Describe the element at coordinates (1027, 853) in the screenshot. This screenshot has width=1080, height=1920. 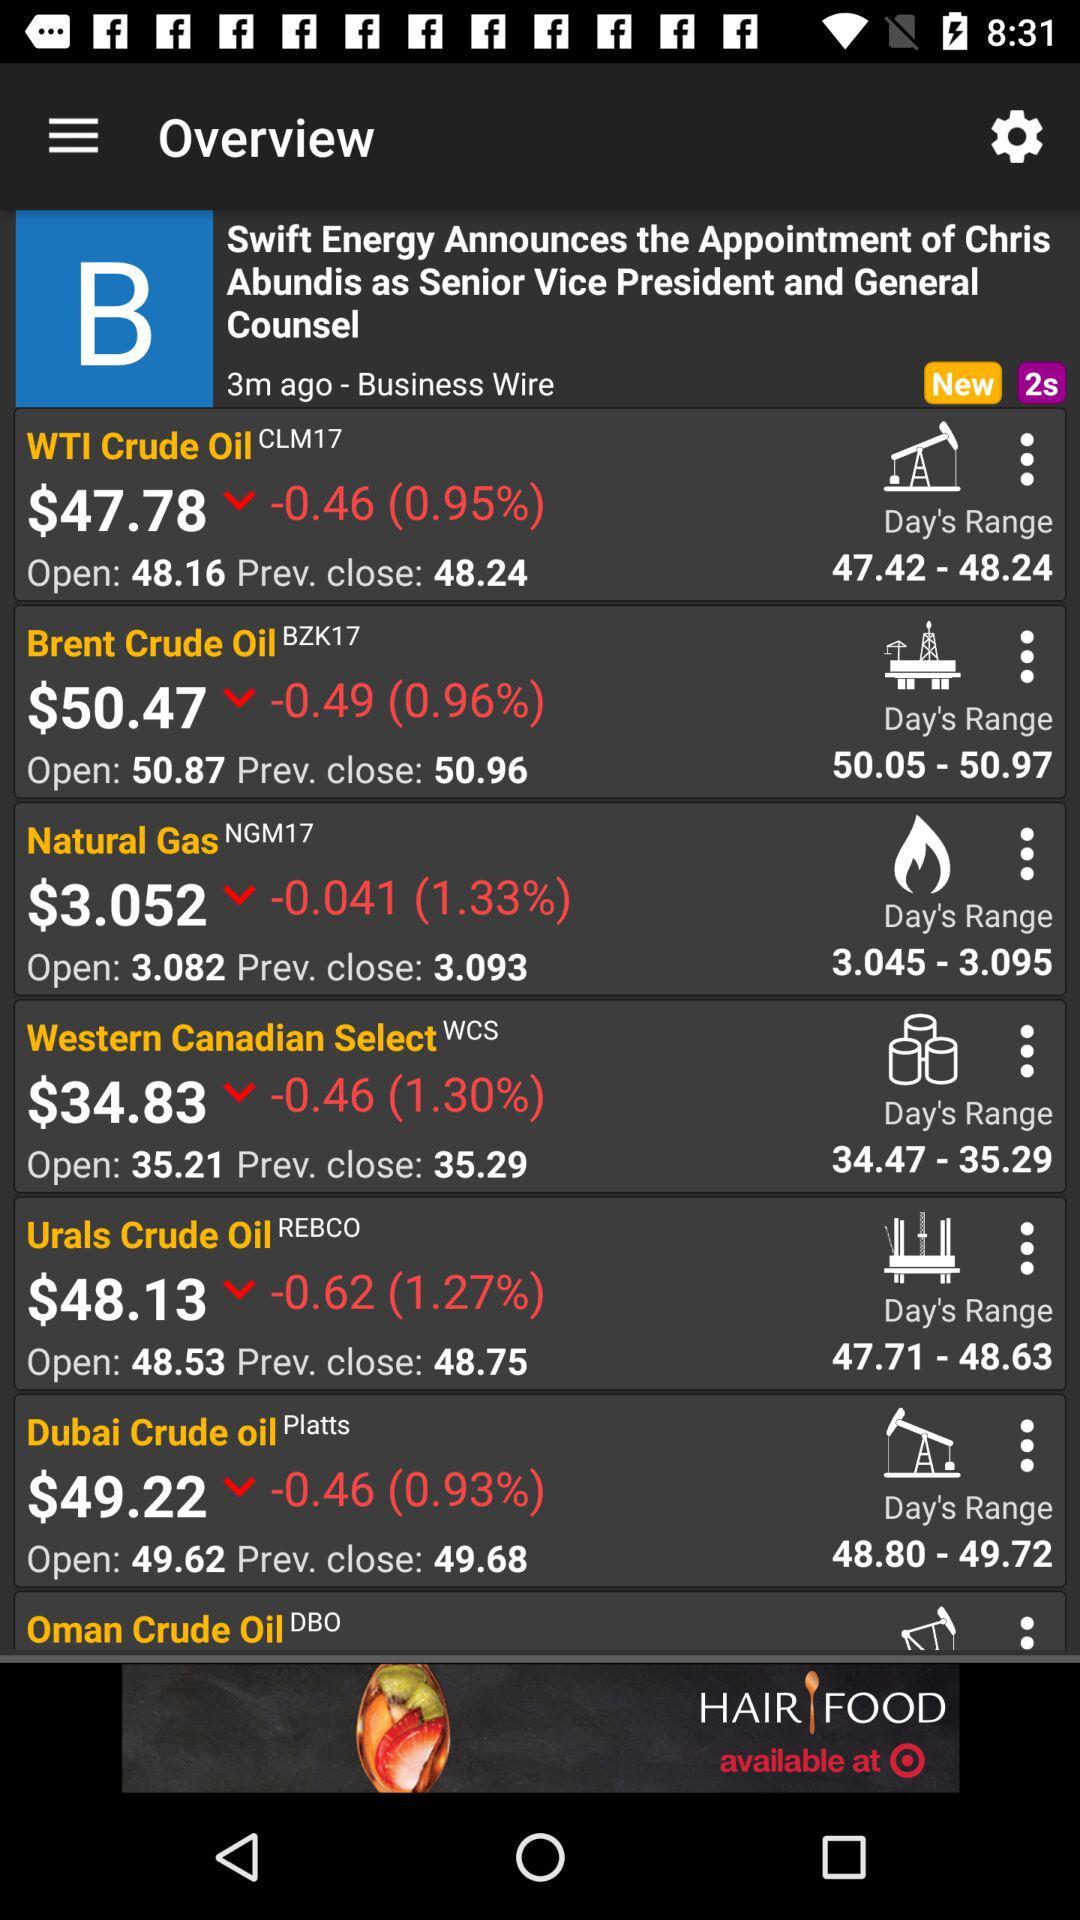
I see `search` at that location.